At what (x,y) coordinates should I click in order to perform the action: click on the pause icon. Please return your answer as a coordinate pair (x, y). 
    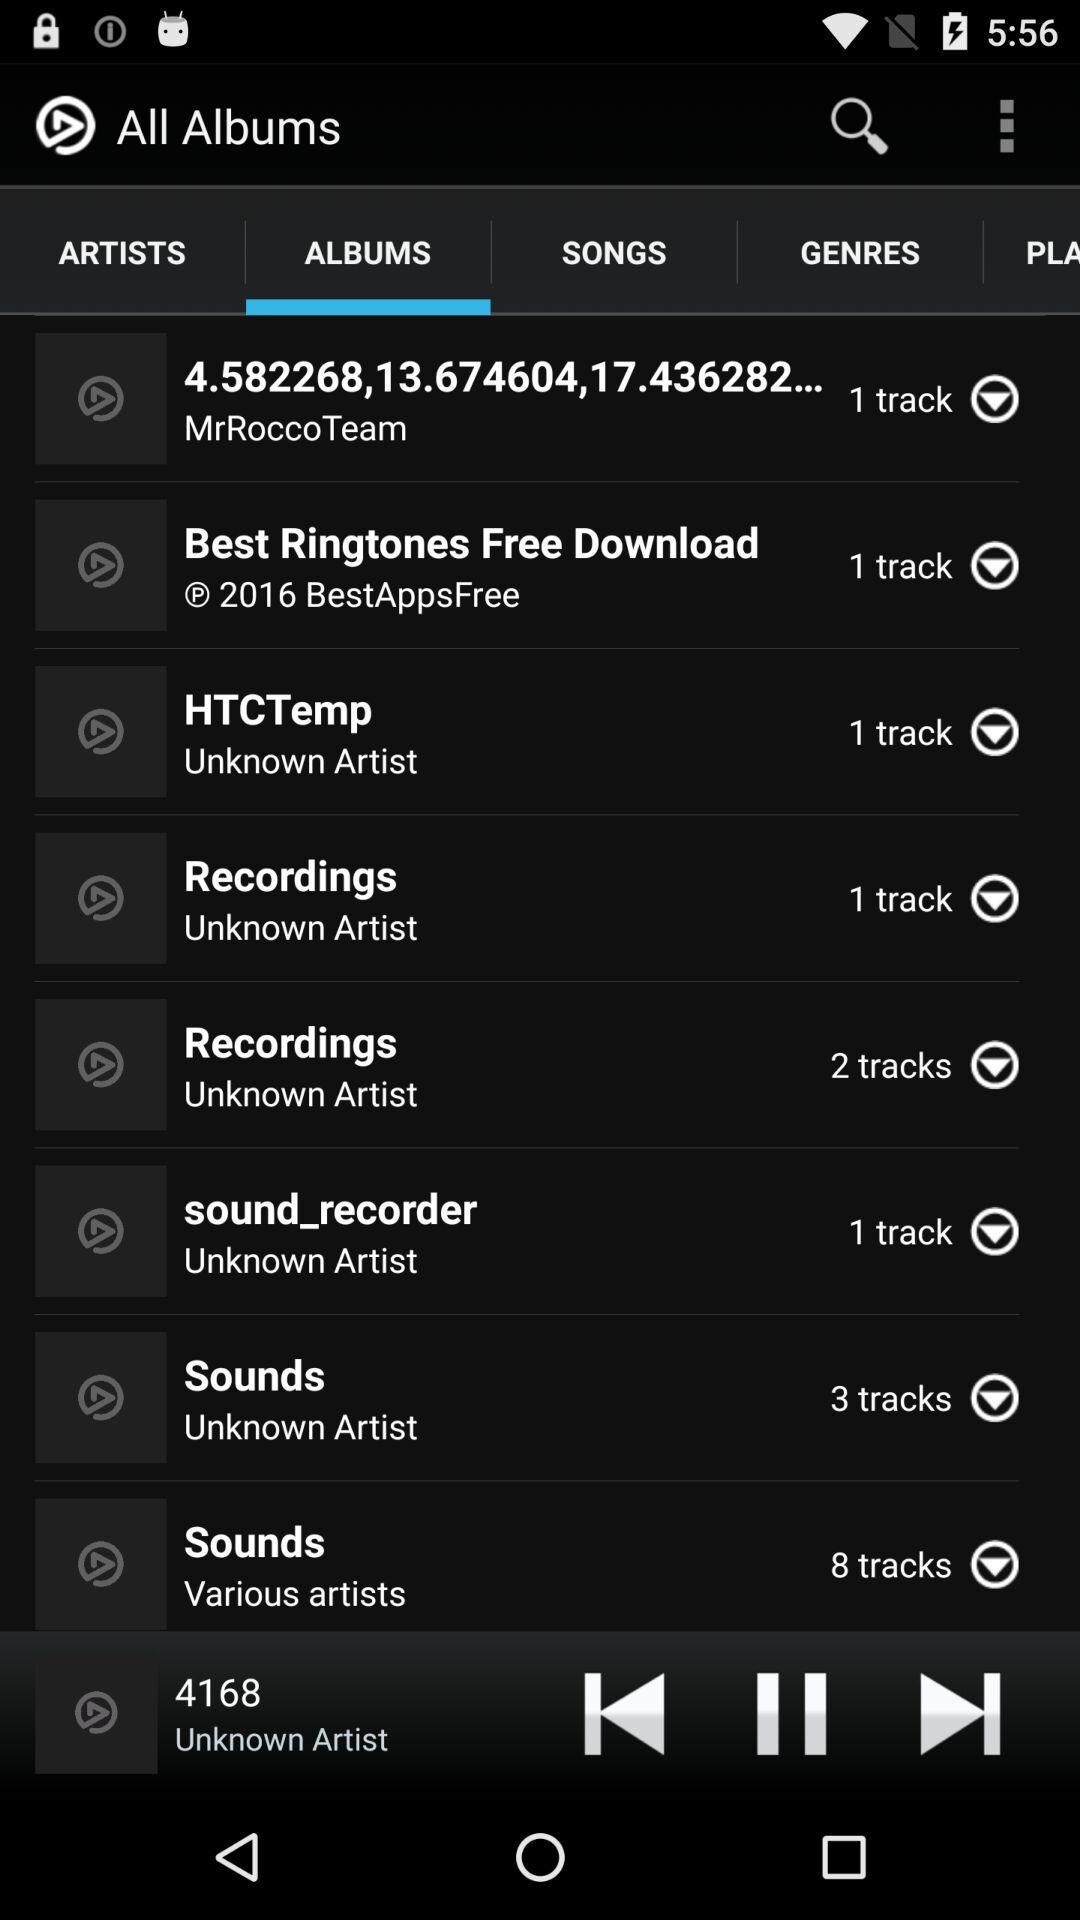
    Looking at the image, I should click on (790, 1832).